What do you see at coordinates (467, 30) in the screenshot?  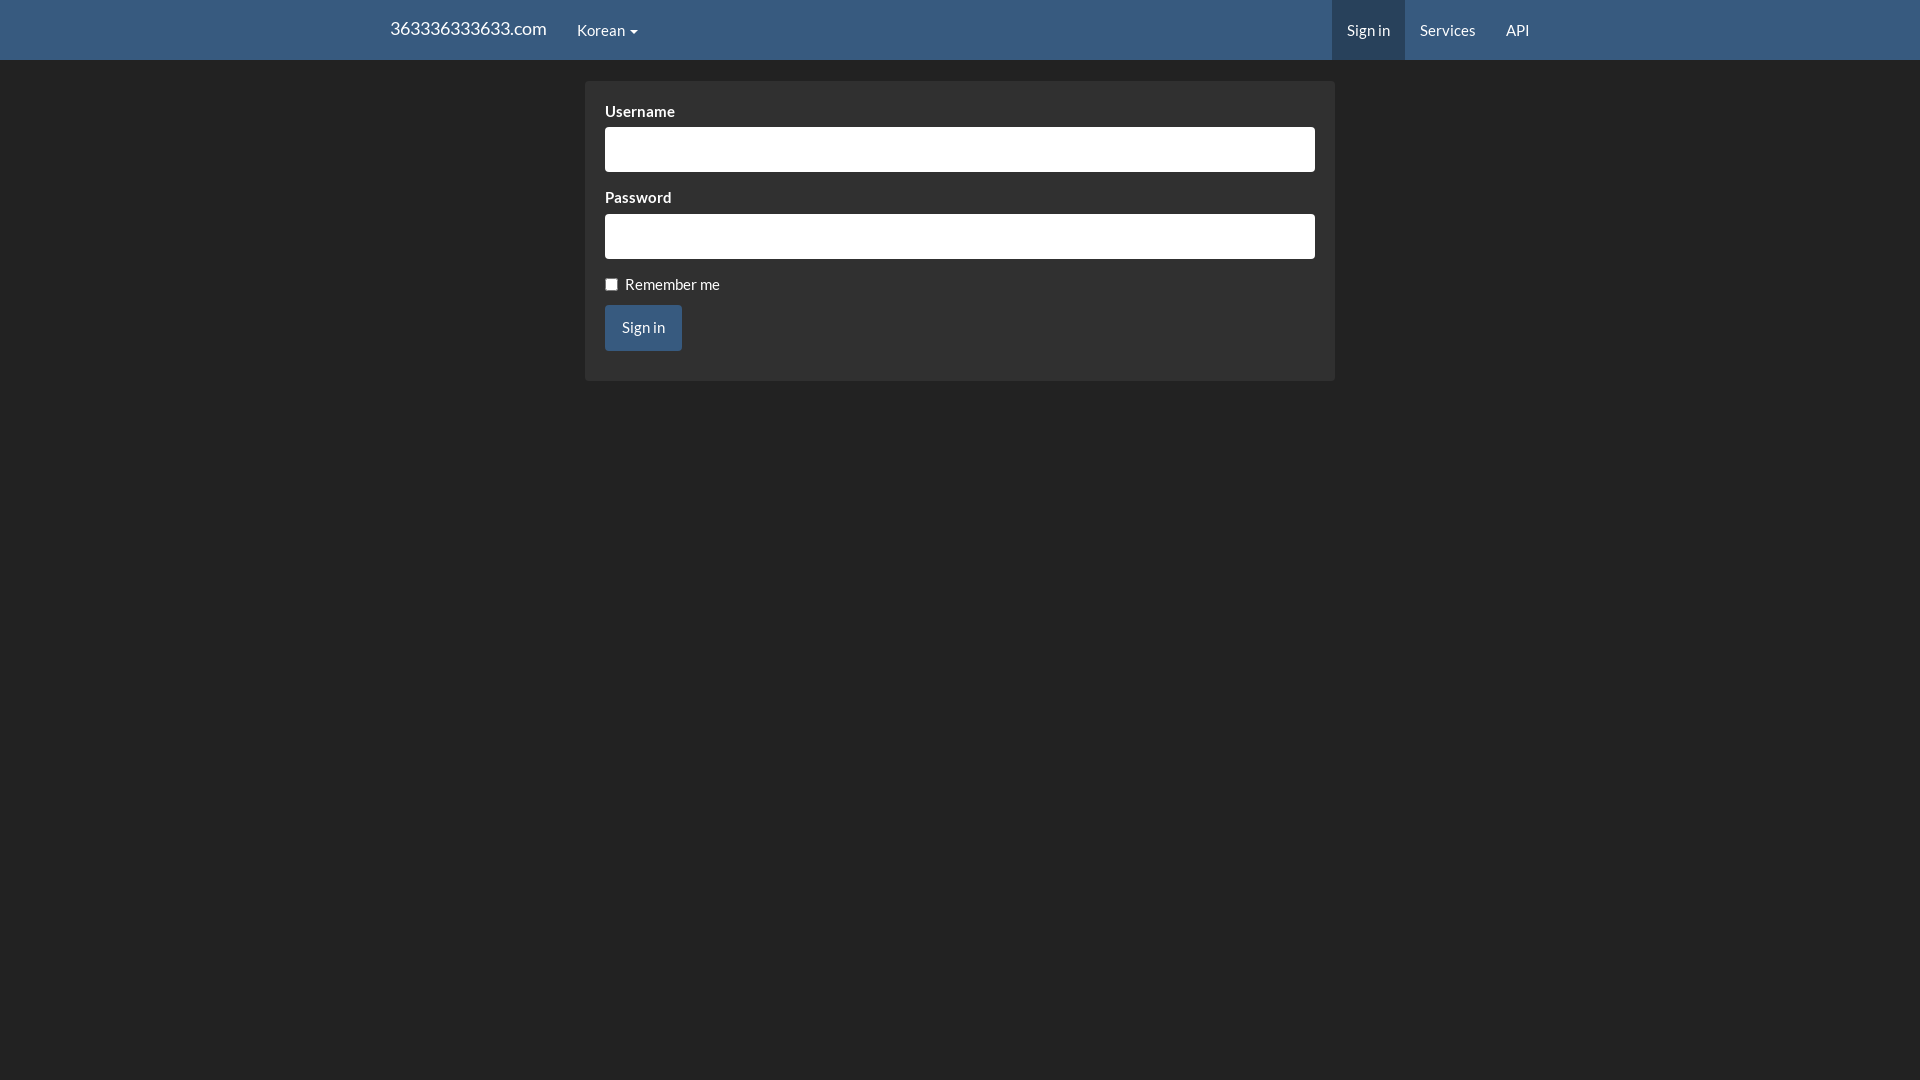 I see `'363336333633.com'` at bounding box center [467, 30].